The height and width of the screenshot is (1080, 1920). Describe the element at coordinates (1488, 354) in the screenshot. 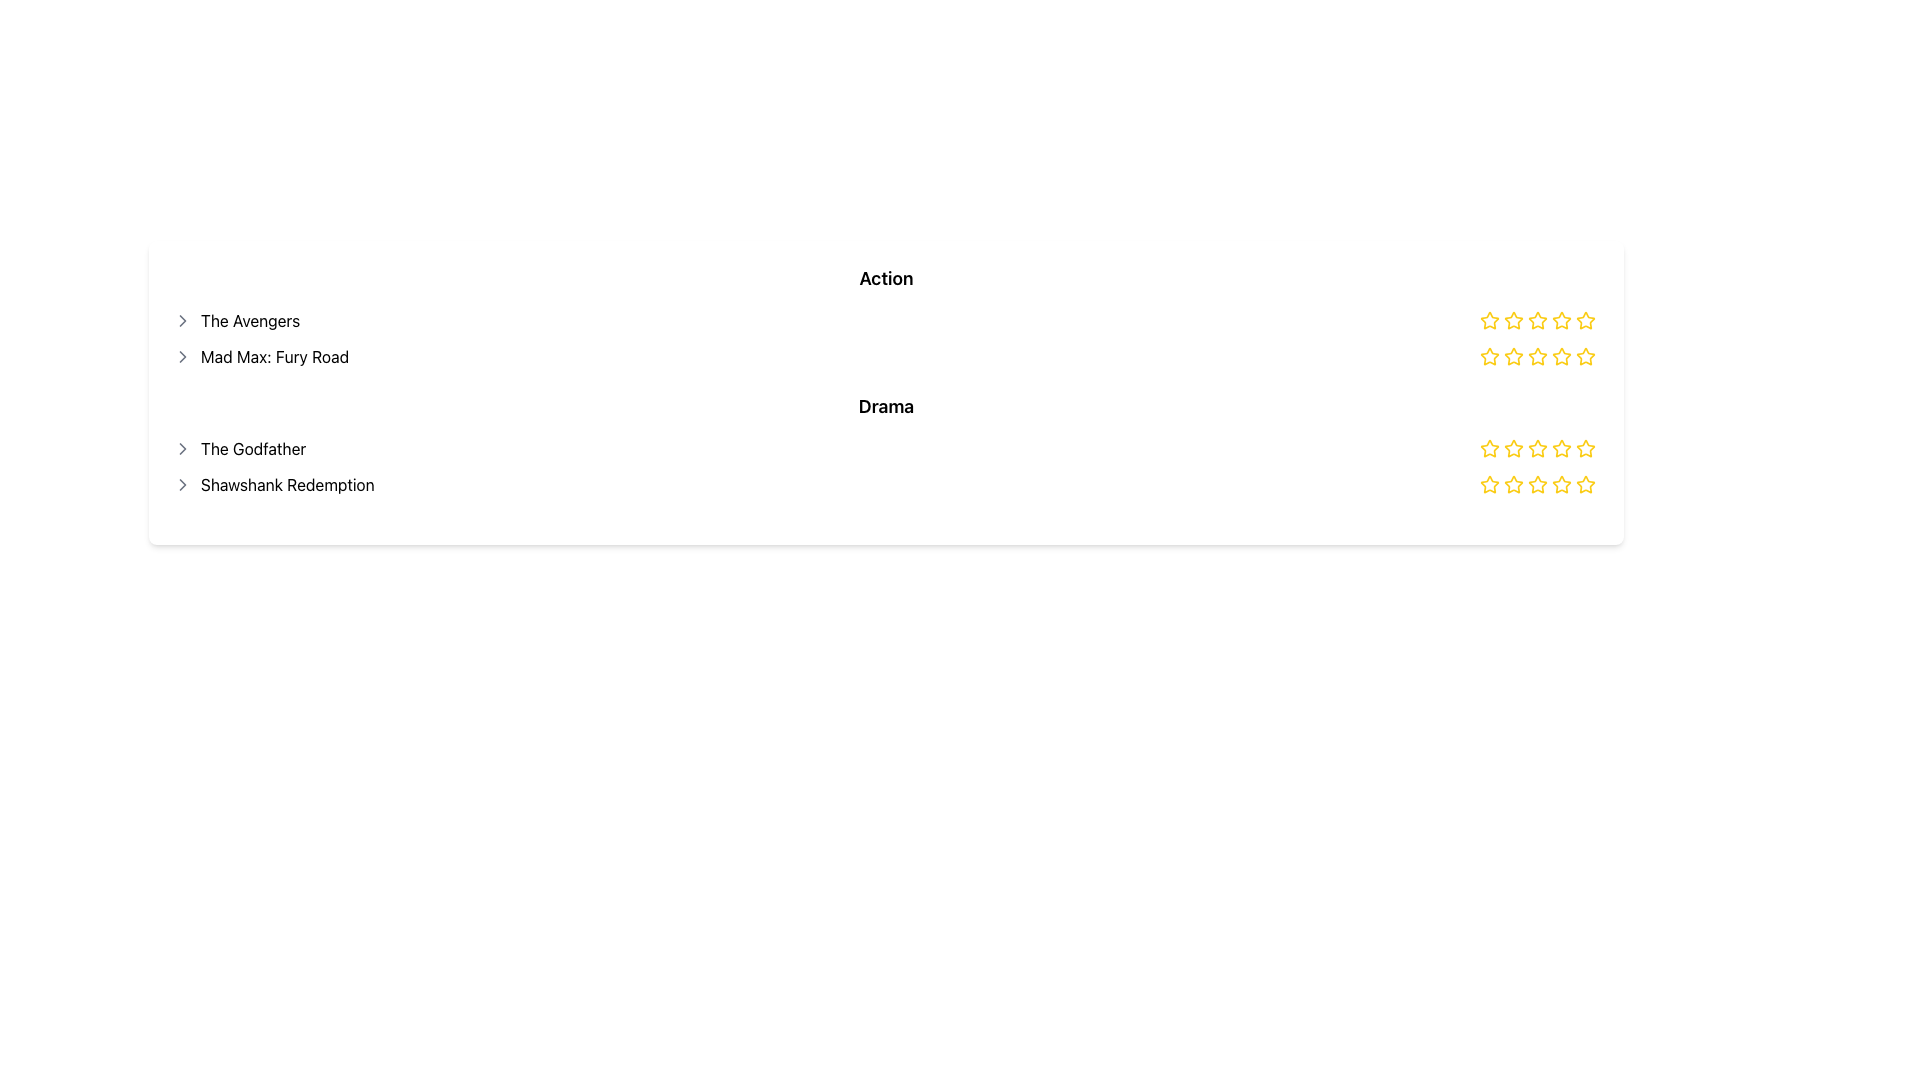

I see `the third star-shaped interactive icon in the second row of the rating component, which is under the 'Action' category for 'Mad Max: Fury Road', to rate it` at that location.